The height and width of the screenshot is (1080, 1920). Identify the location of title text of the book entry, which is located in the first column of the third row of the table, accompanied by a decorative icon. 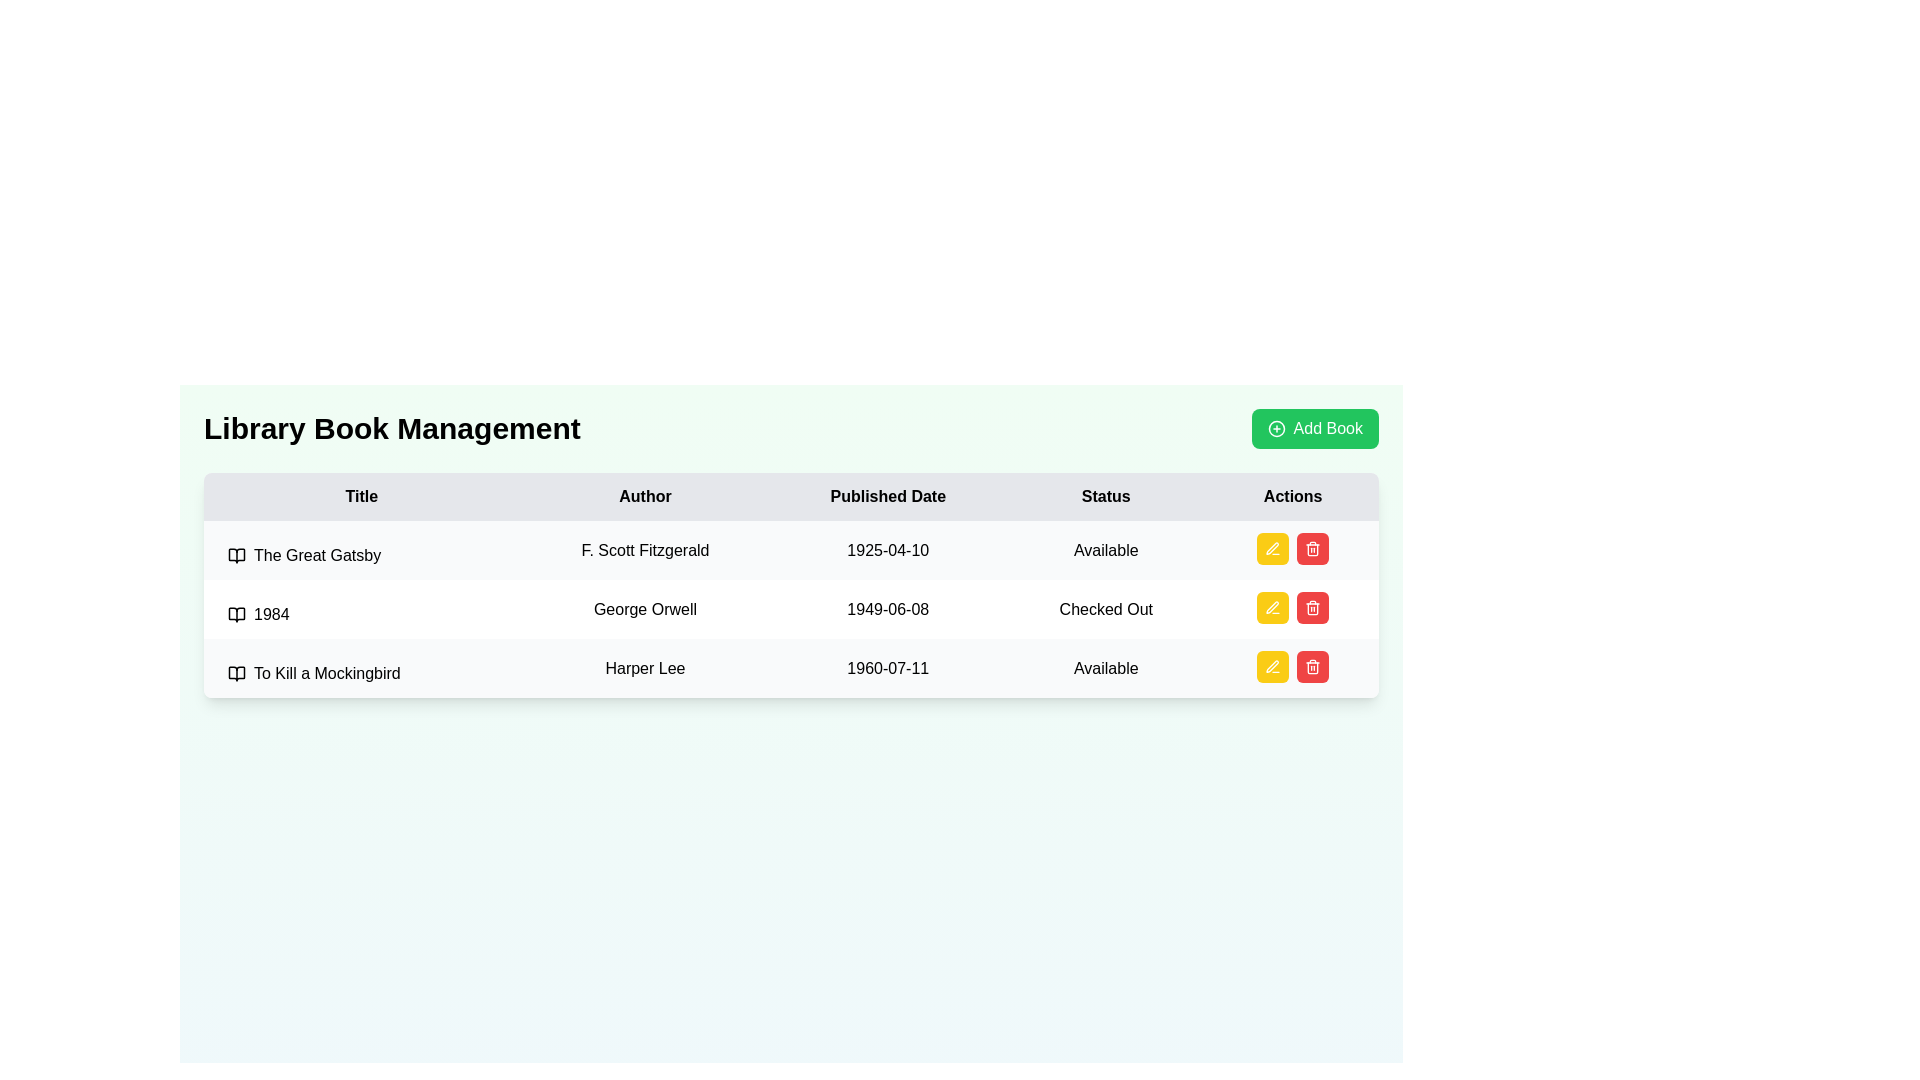
(361, 674).